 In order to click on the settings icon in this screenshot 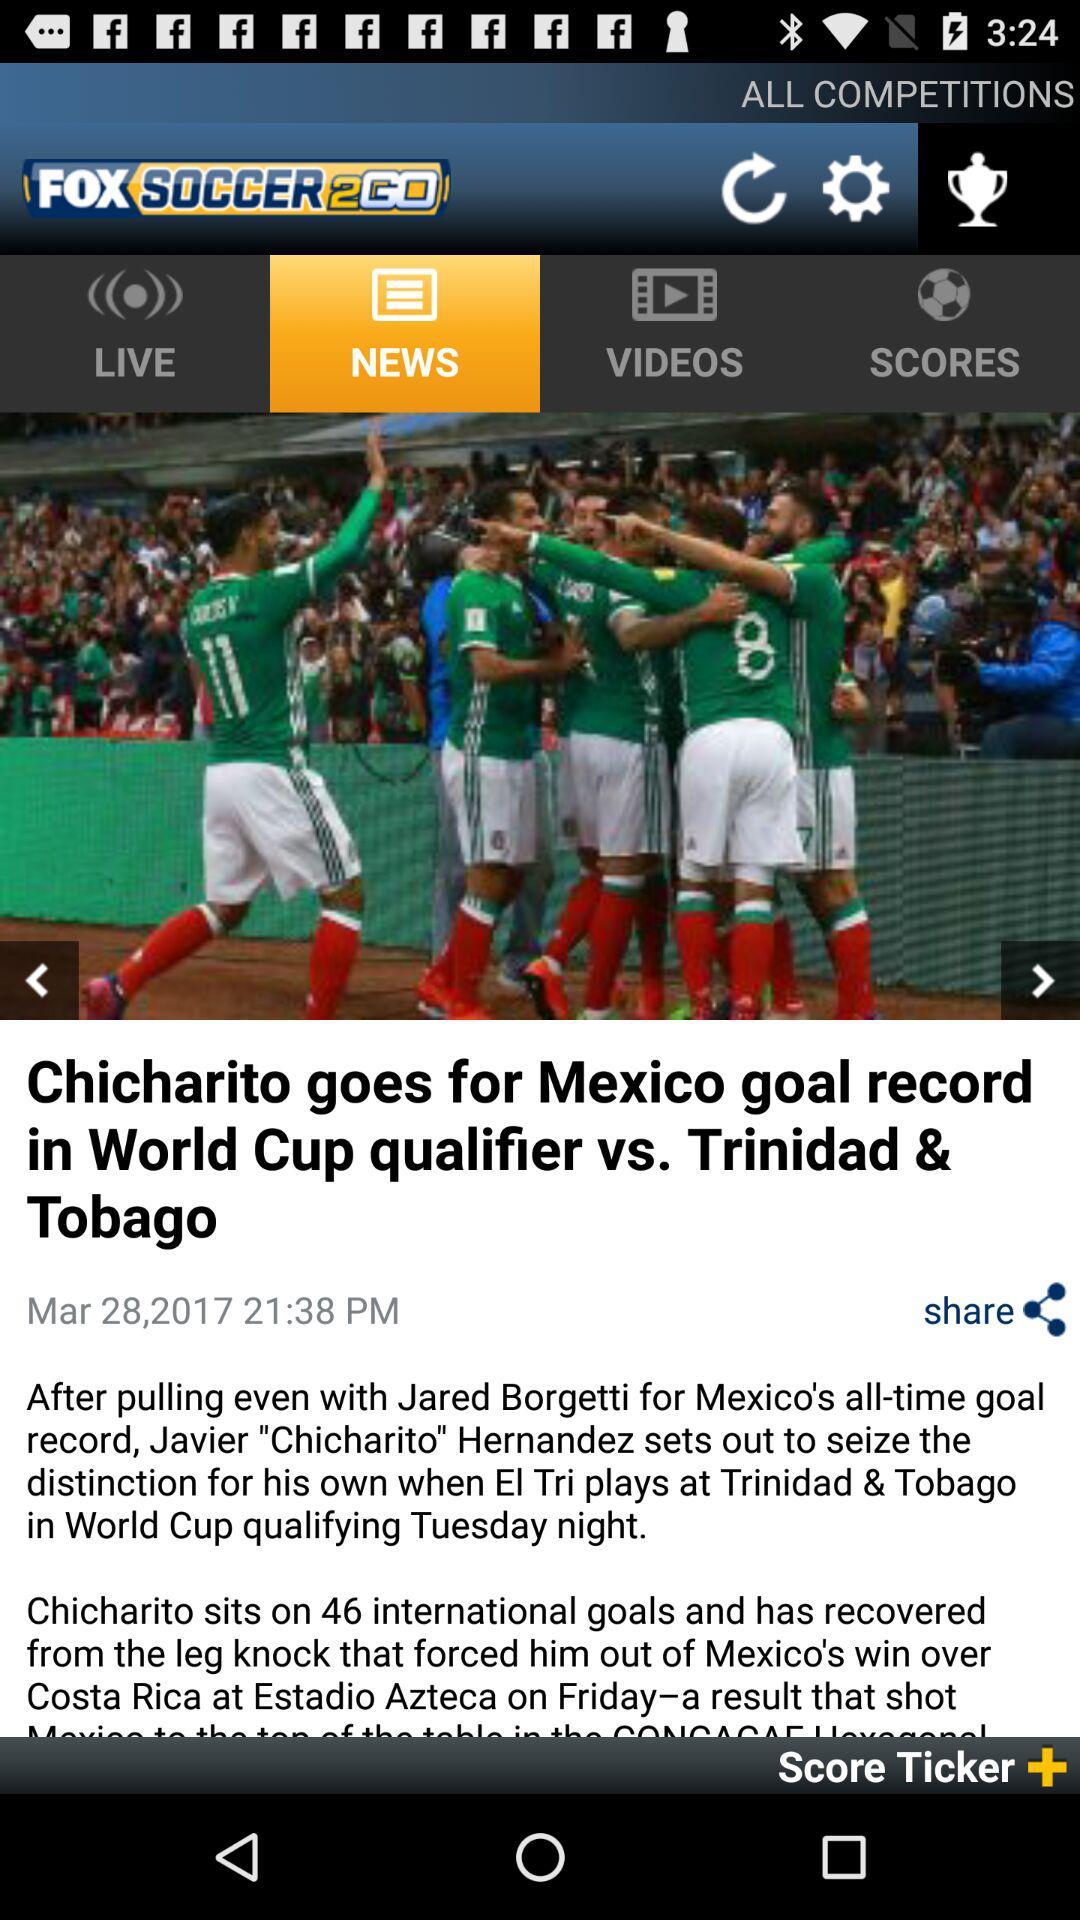, I will do `click(855, 201)`.